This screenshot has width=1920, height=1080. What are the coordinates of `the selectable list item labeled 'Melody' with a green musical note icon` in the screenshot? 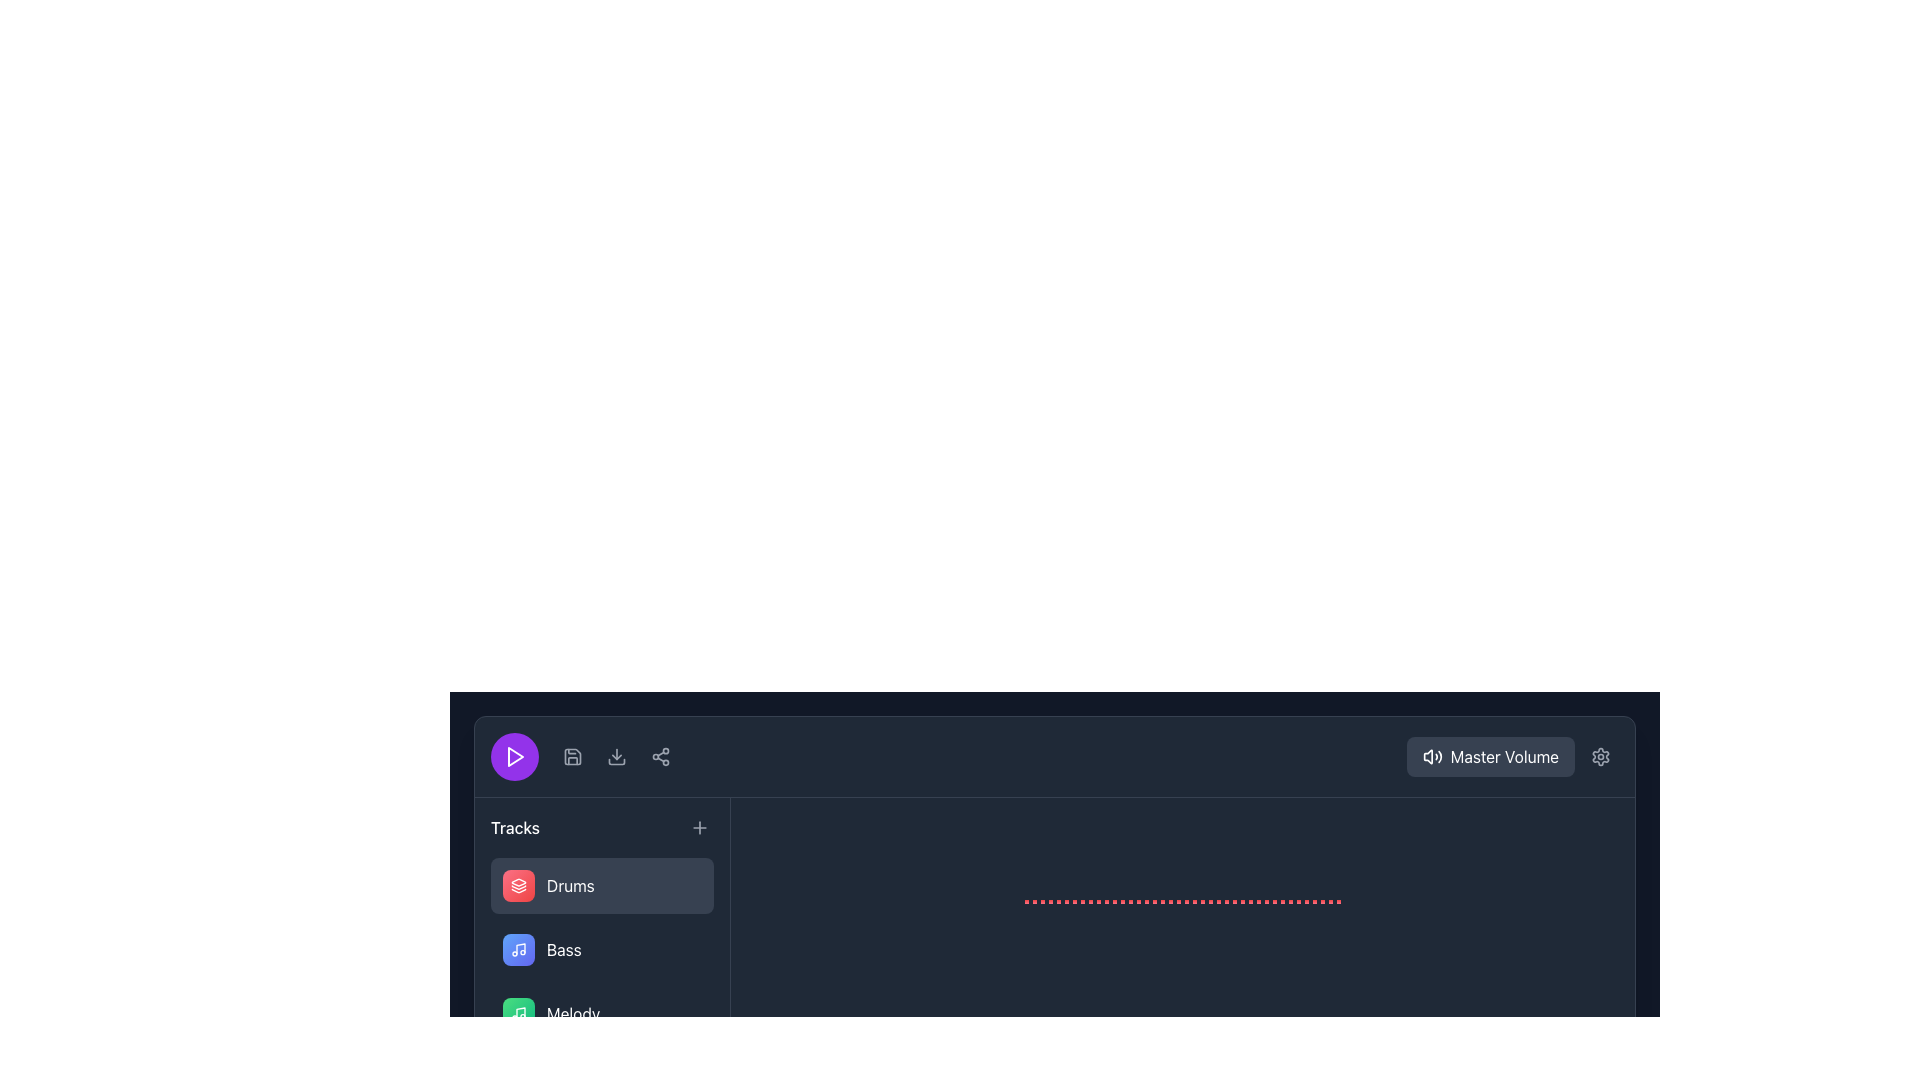 It's located at (551, 1014).